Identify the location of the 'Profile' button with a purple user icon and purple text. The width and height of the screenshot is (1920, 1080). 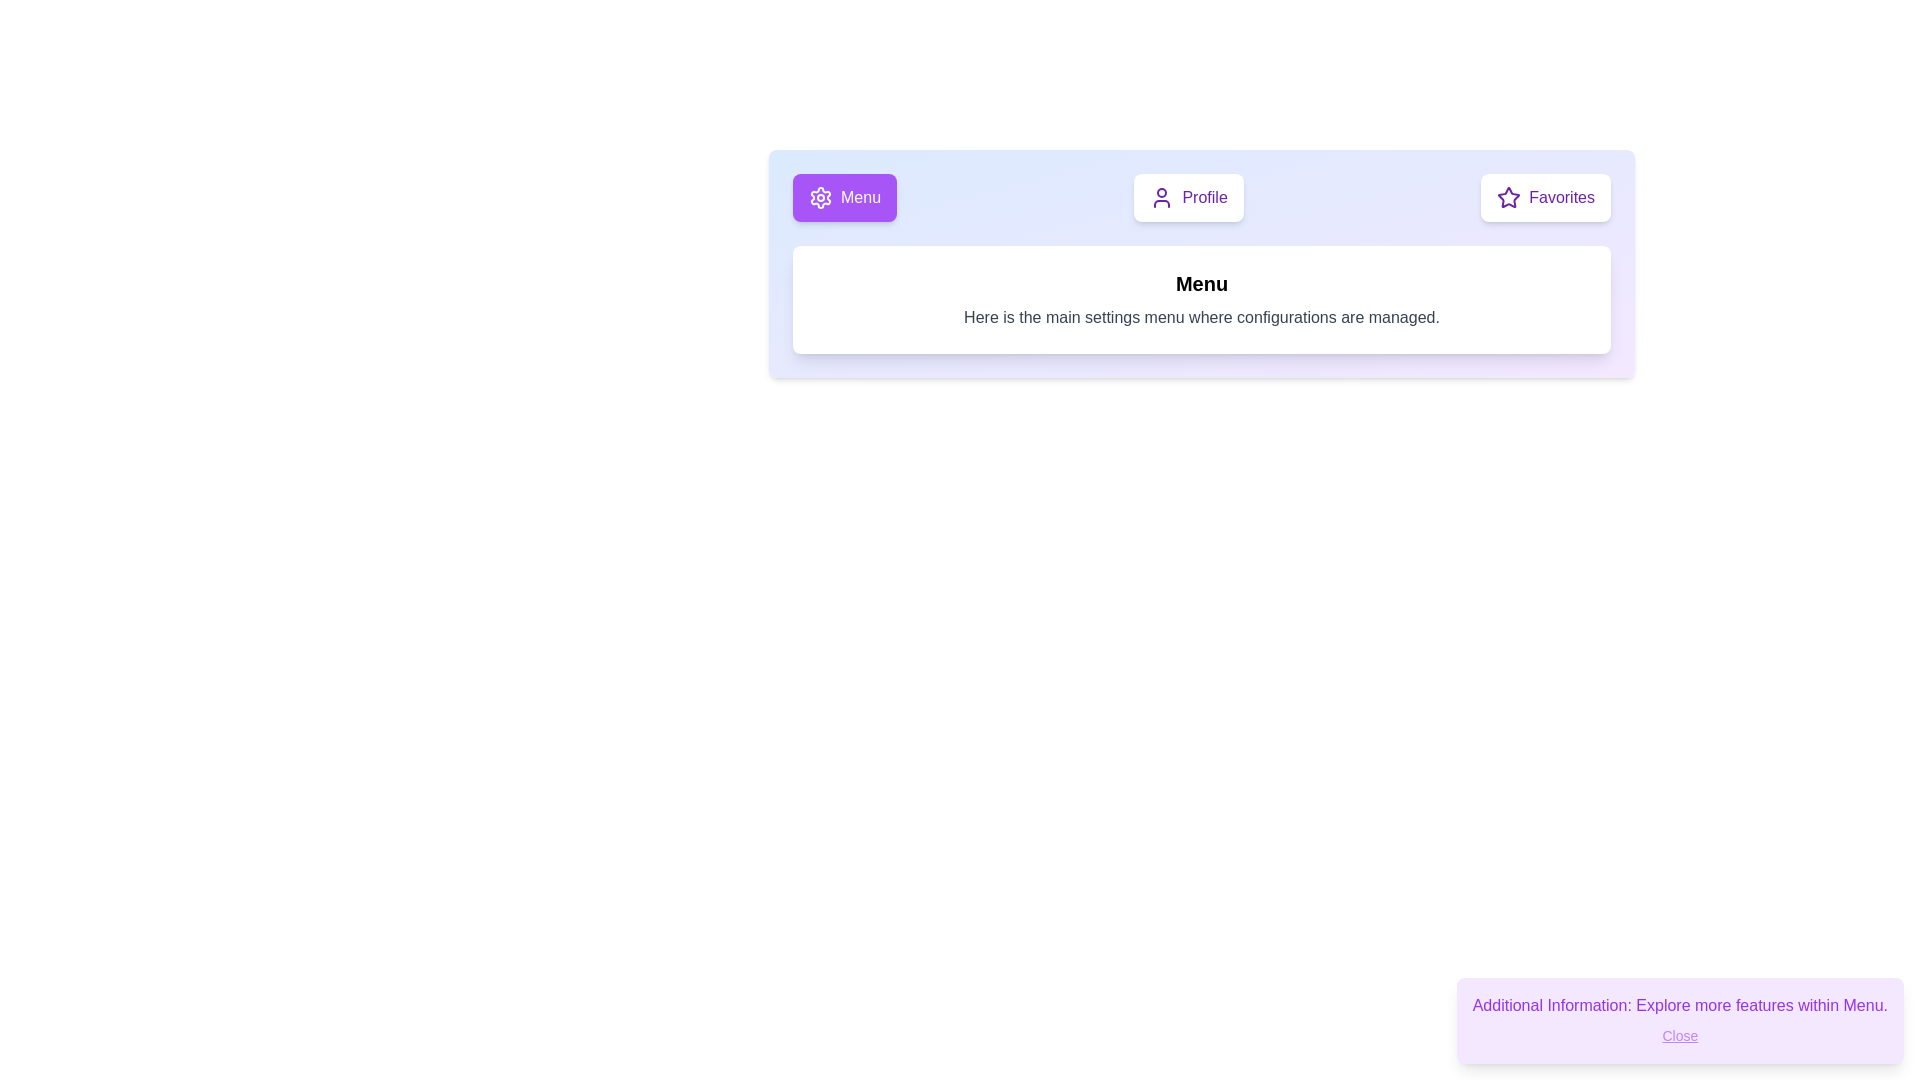
(1189, 197).